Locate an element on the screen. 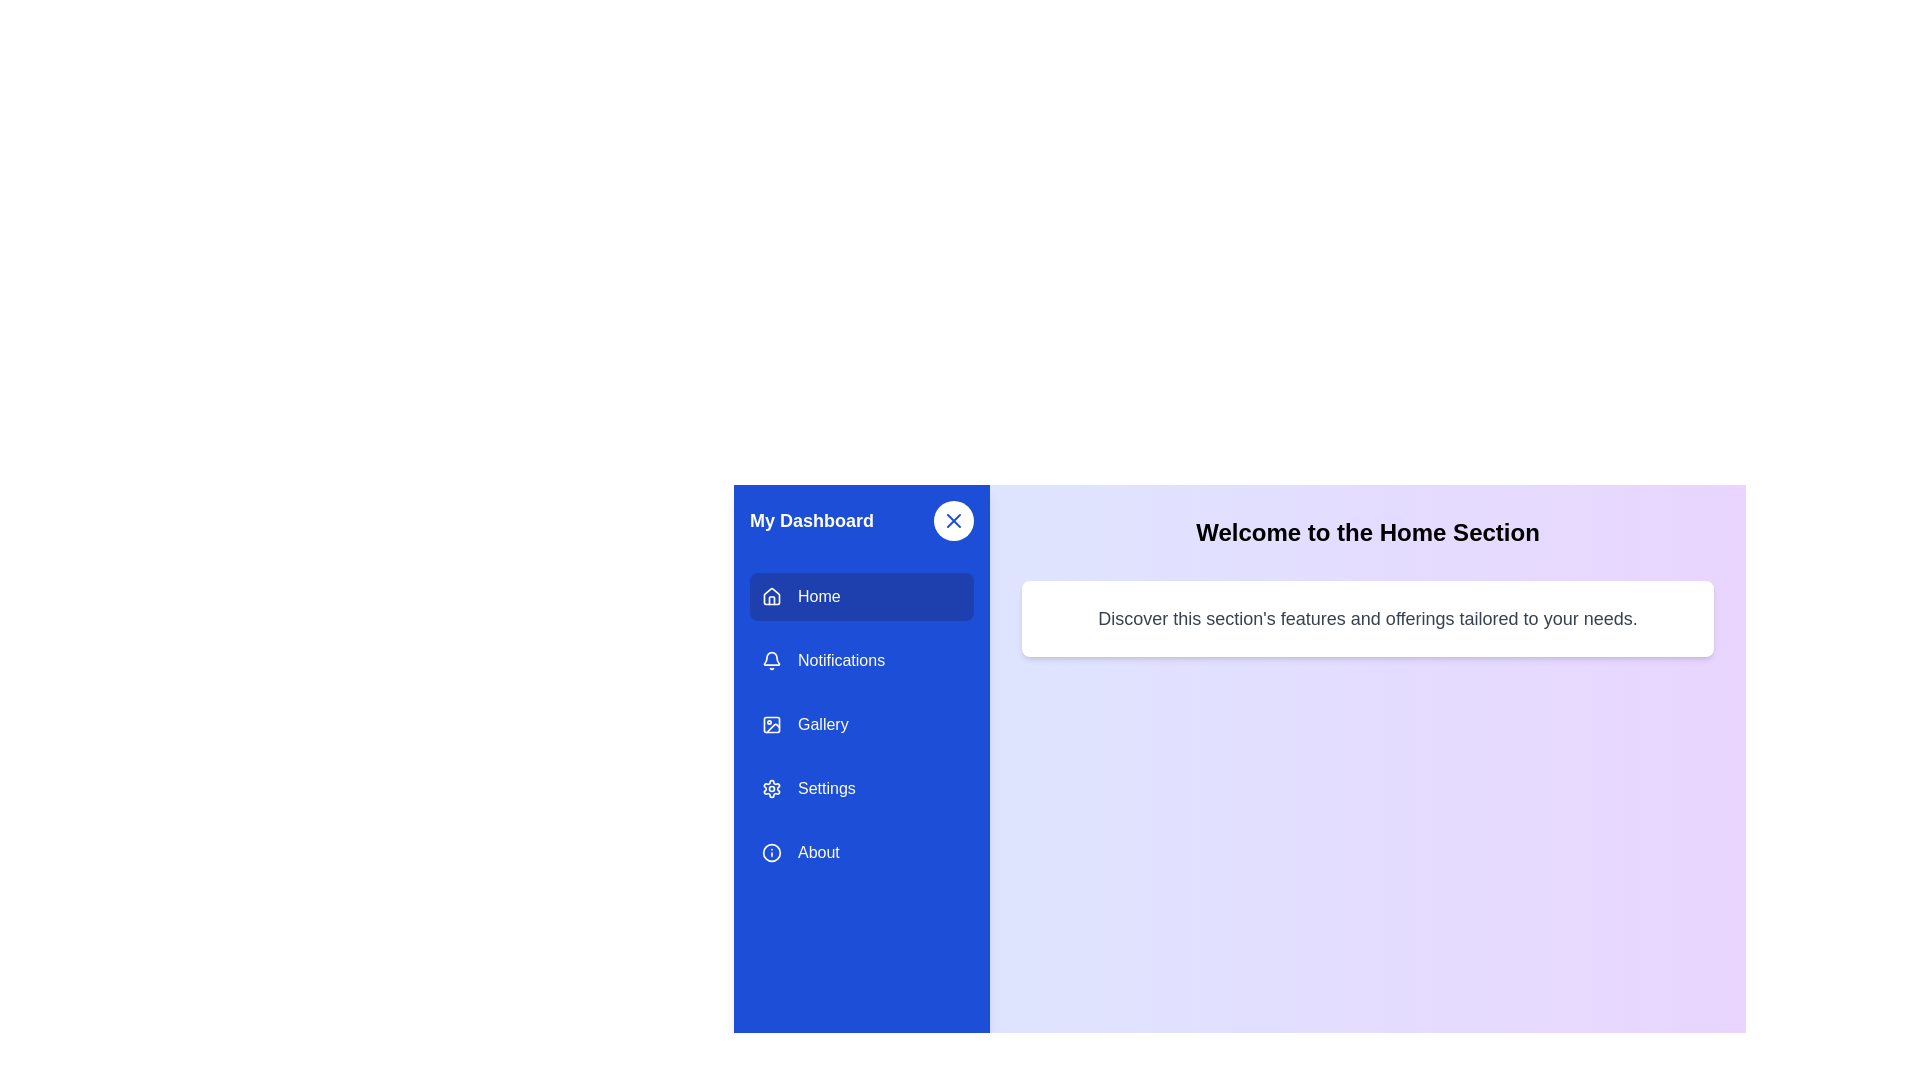 The image size is (1920, 1080). the toggle button to change the sidebar visibility is located at coordinates (953, 519).